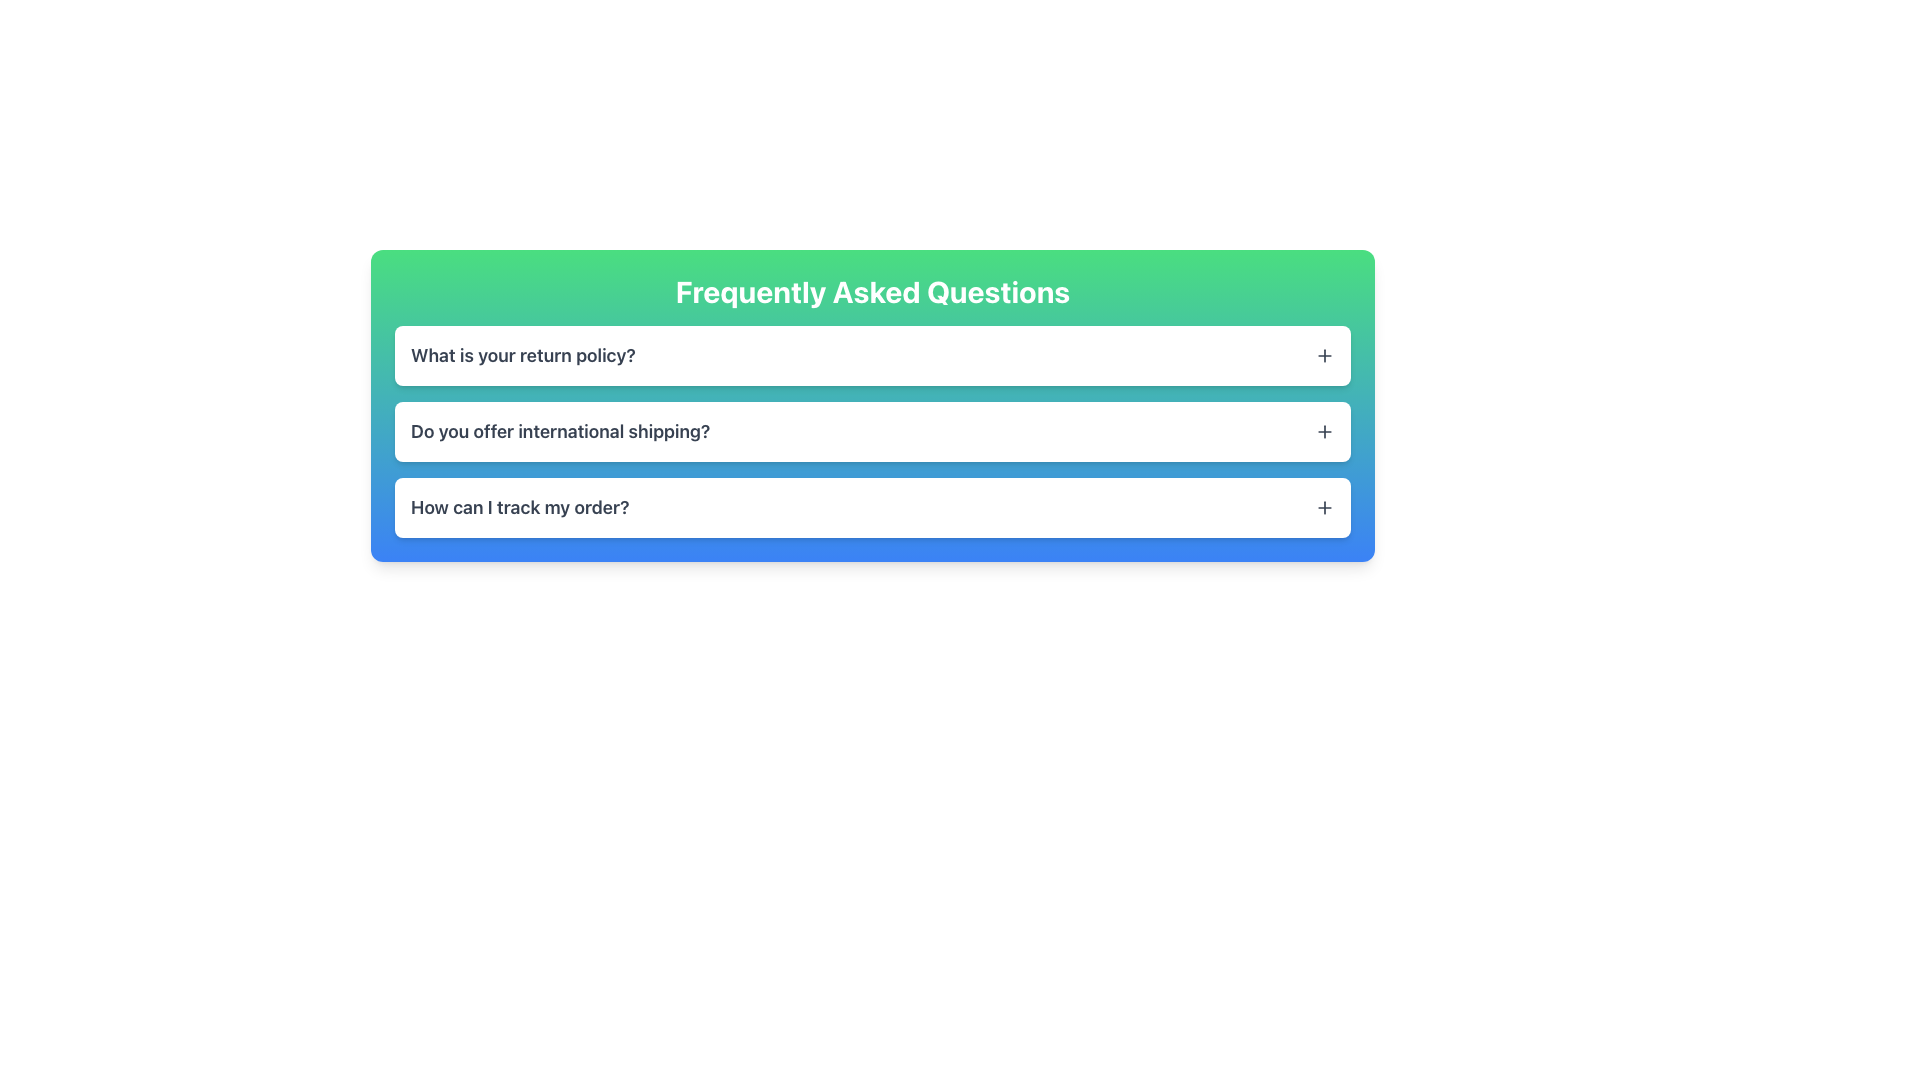 This screenshot has width=1920, height=1080. Describe the element at coordinates (1324, 354) in the screenshot. I see `the small plus sign icon located at the far right of the question item titled 'What is your return policy?'` at that location.